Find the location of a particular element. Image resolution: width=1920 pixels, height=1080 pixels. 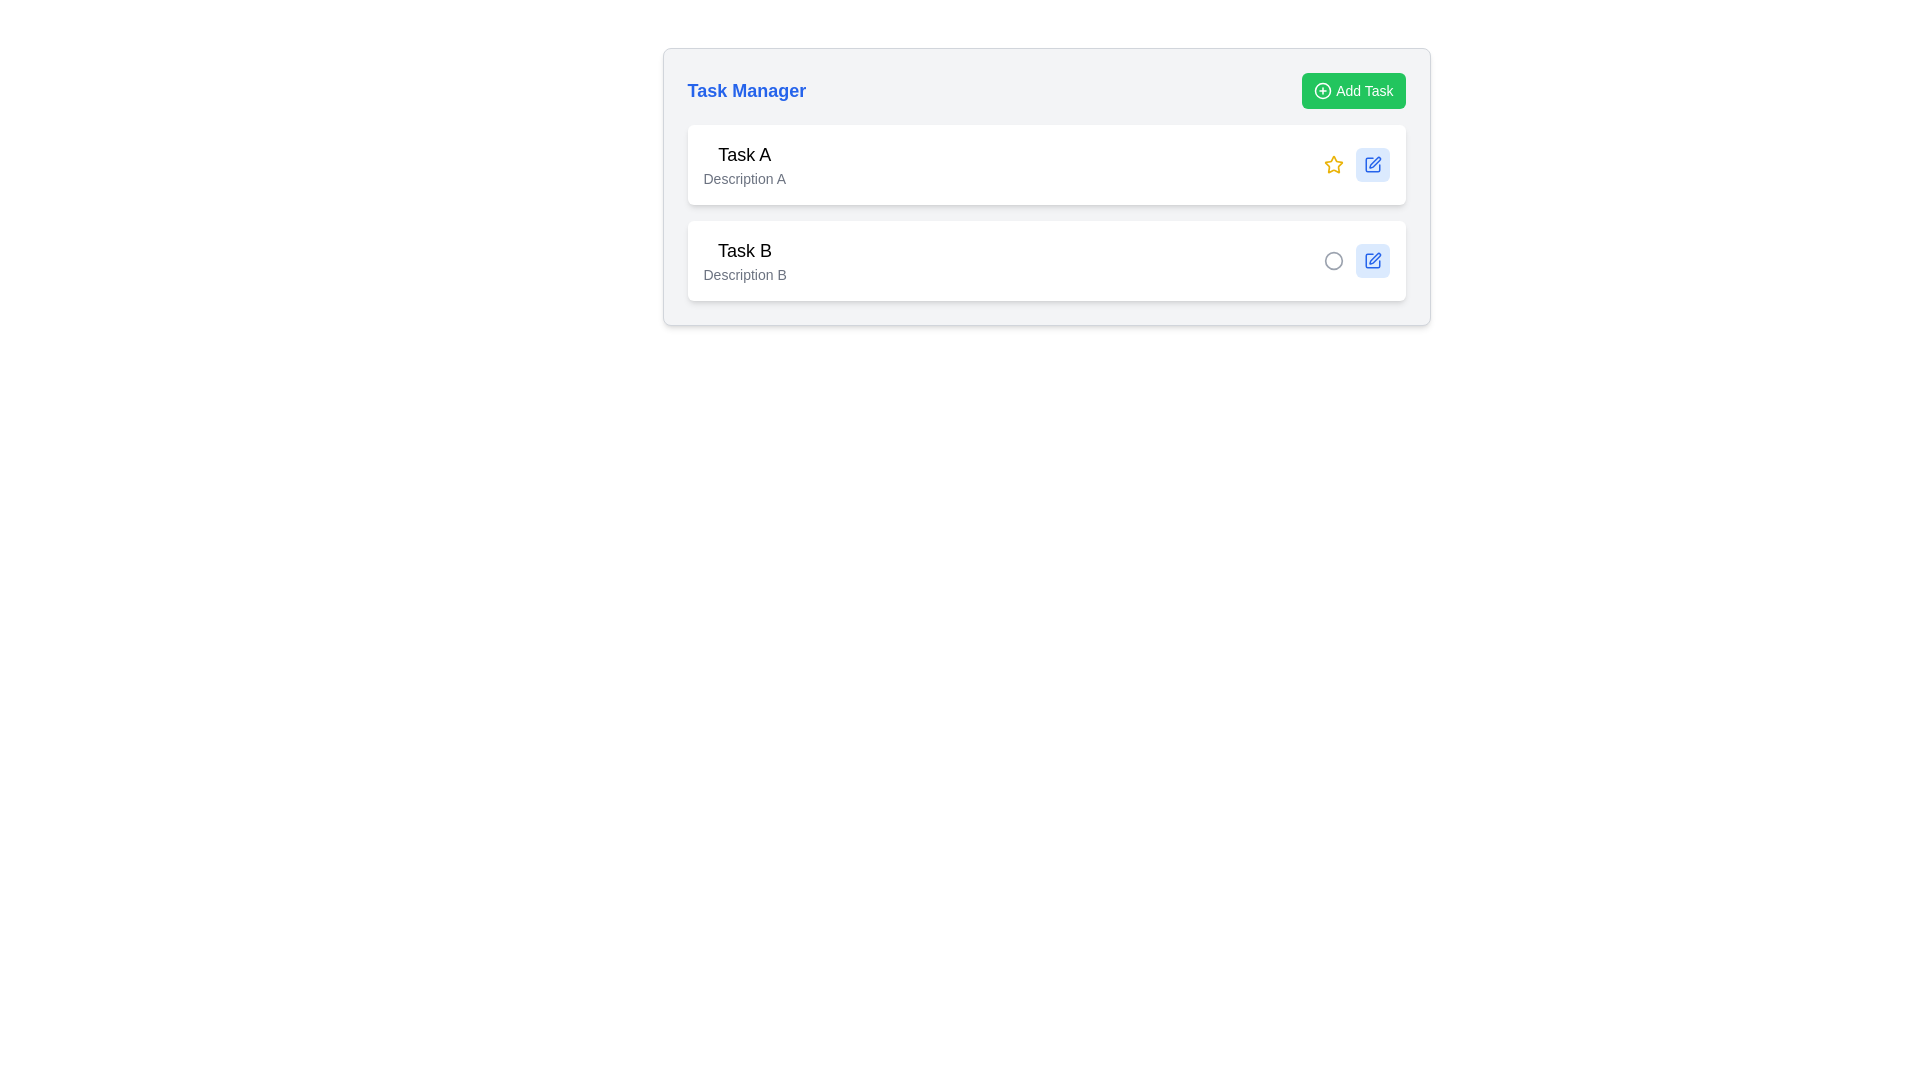

the icon button located on the right side of the 'Task A' entry in the task list is located at coordinates (1333, 163).